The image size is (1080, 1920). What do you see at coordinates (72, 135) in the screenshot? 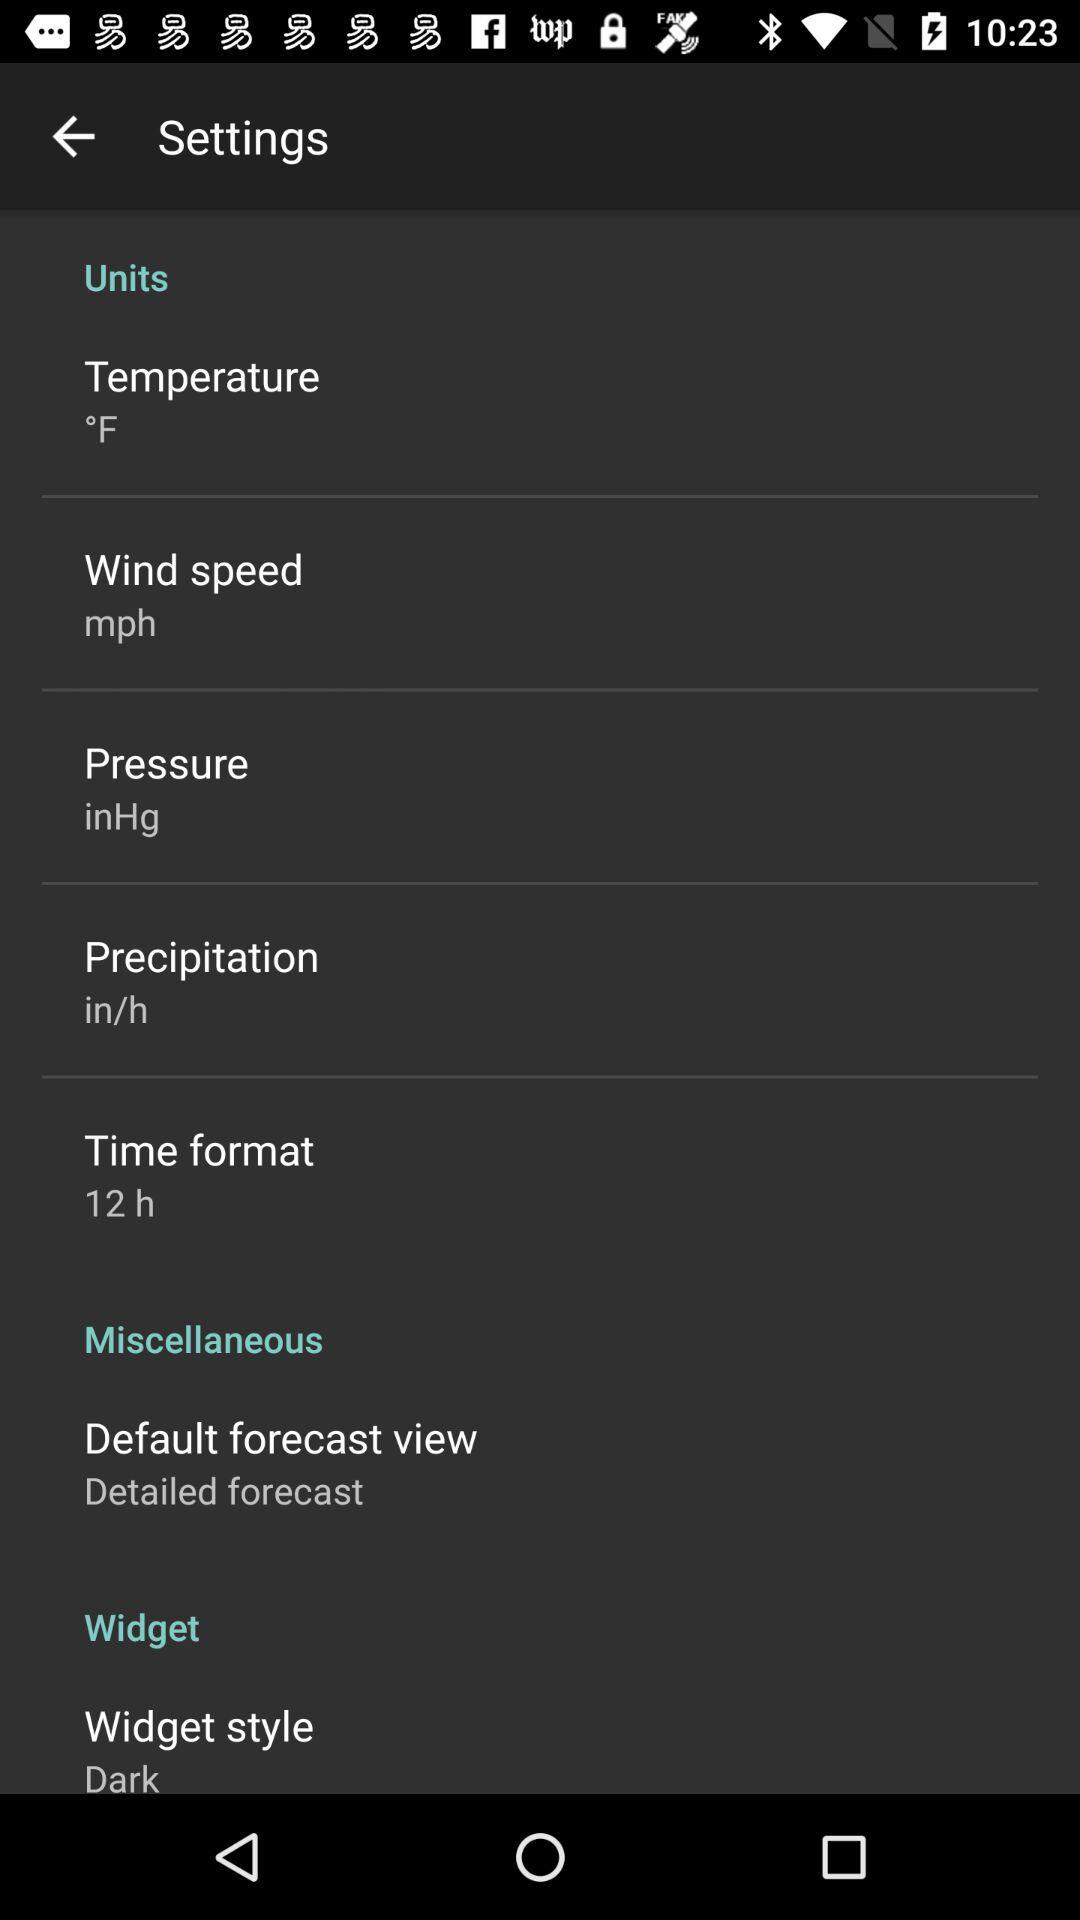
I see `go back` at bounding box center [72, 135].